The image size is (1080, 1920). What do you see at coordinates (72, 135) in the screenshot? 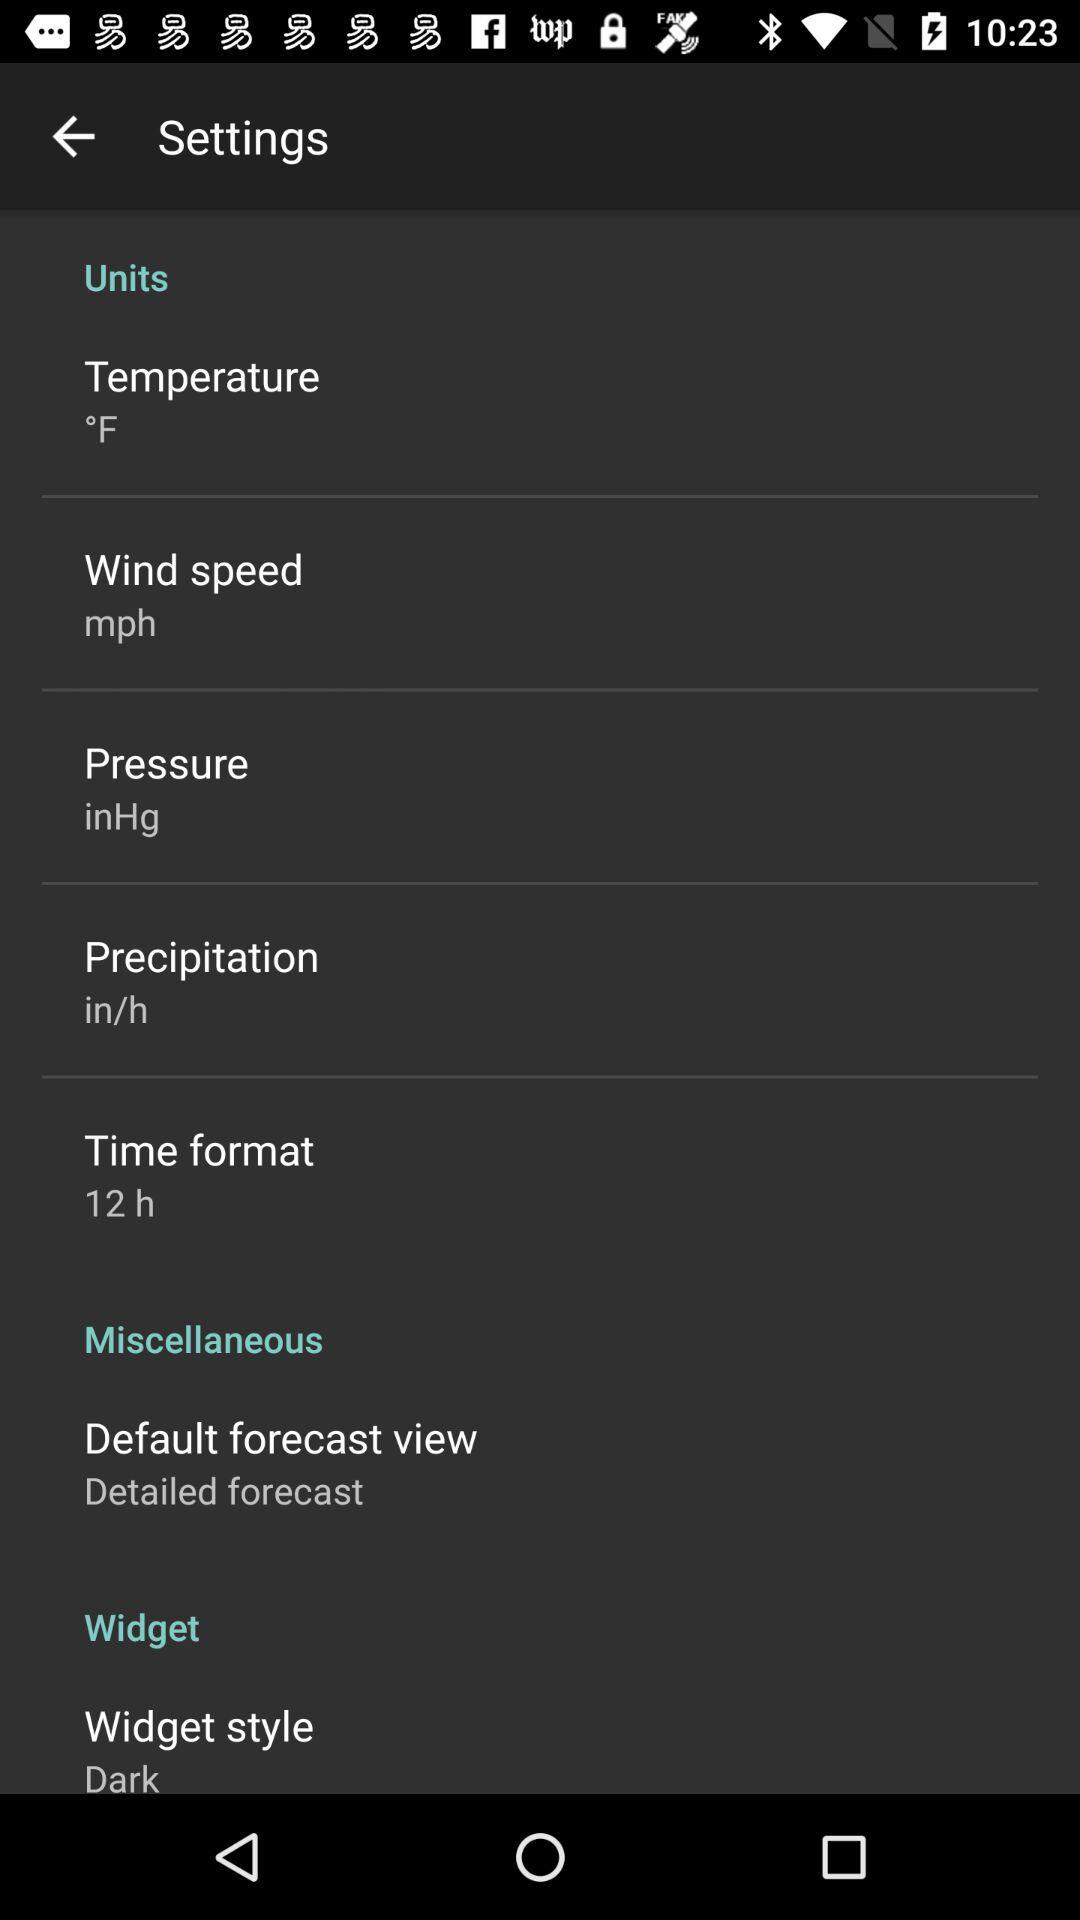
I see `go back` at bounding box center [72, 135].